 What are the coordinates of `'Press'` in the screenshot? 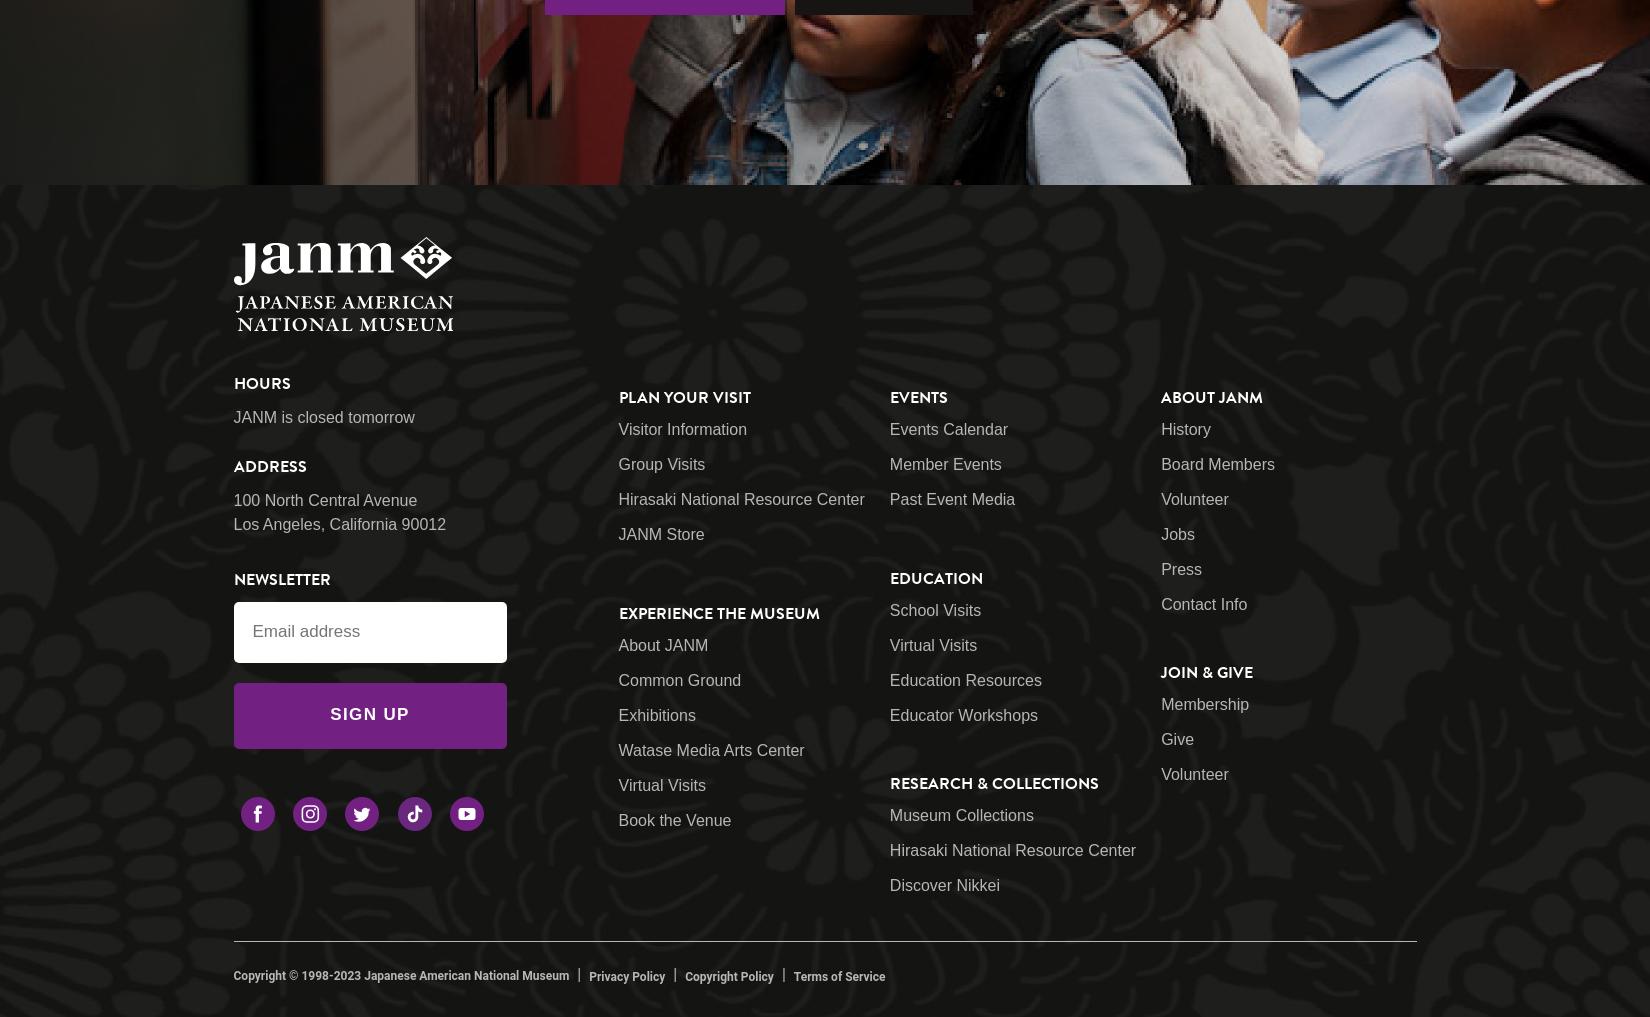 It's located at (1160, 568).